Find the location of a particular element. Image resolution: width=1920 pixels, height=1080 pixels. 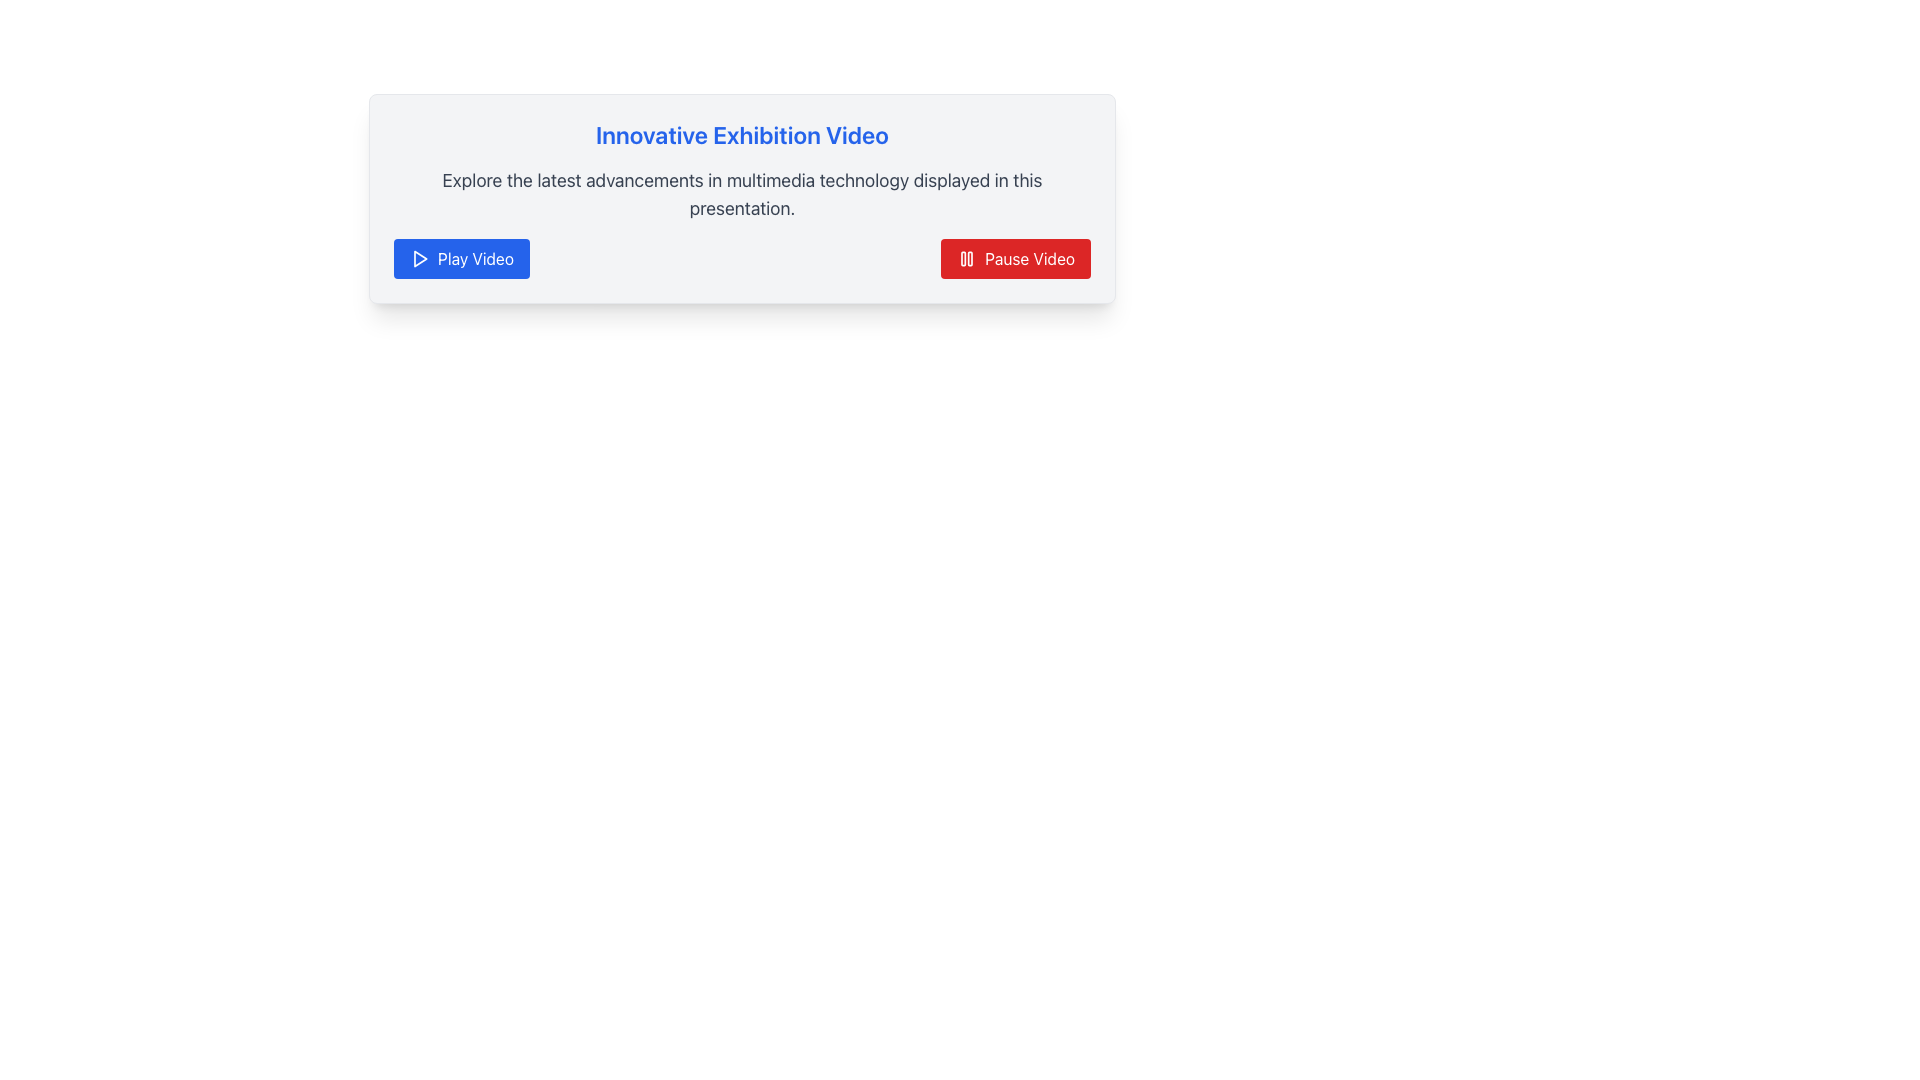

the left rectangular bar of the pause icon, which is located at the bottom-right corner of the card is located at coordinates (963, 257).